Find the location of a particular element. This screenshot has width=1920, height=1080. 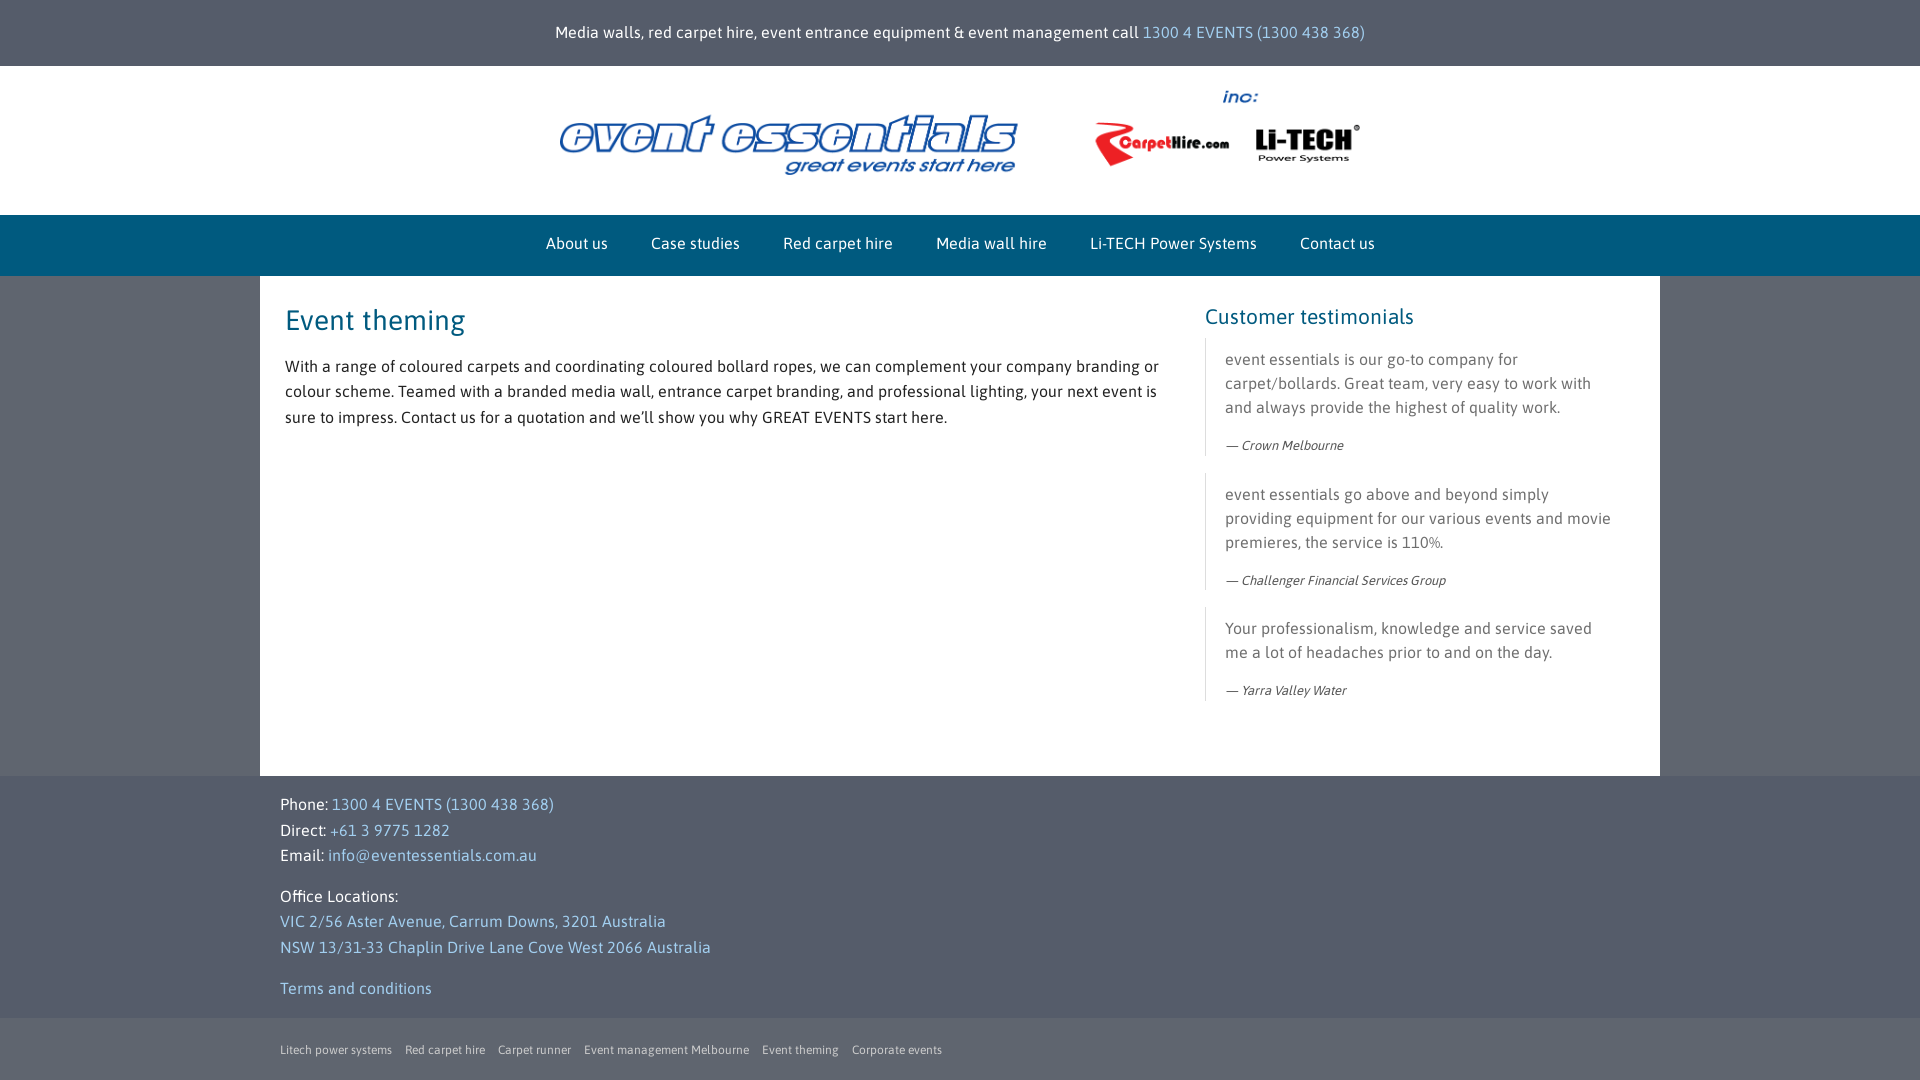

'info@eventessentials.com.au' is located at coordinates (431, 855).